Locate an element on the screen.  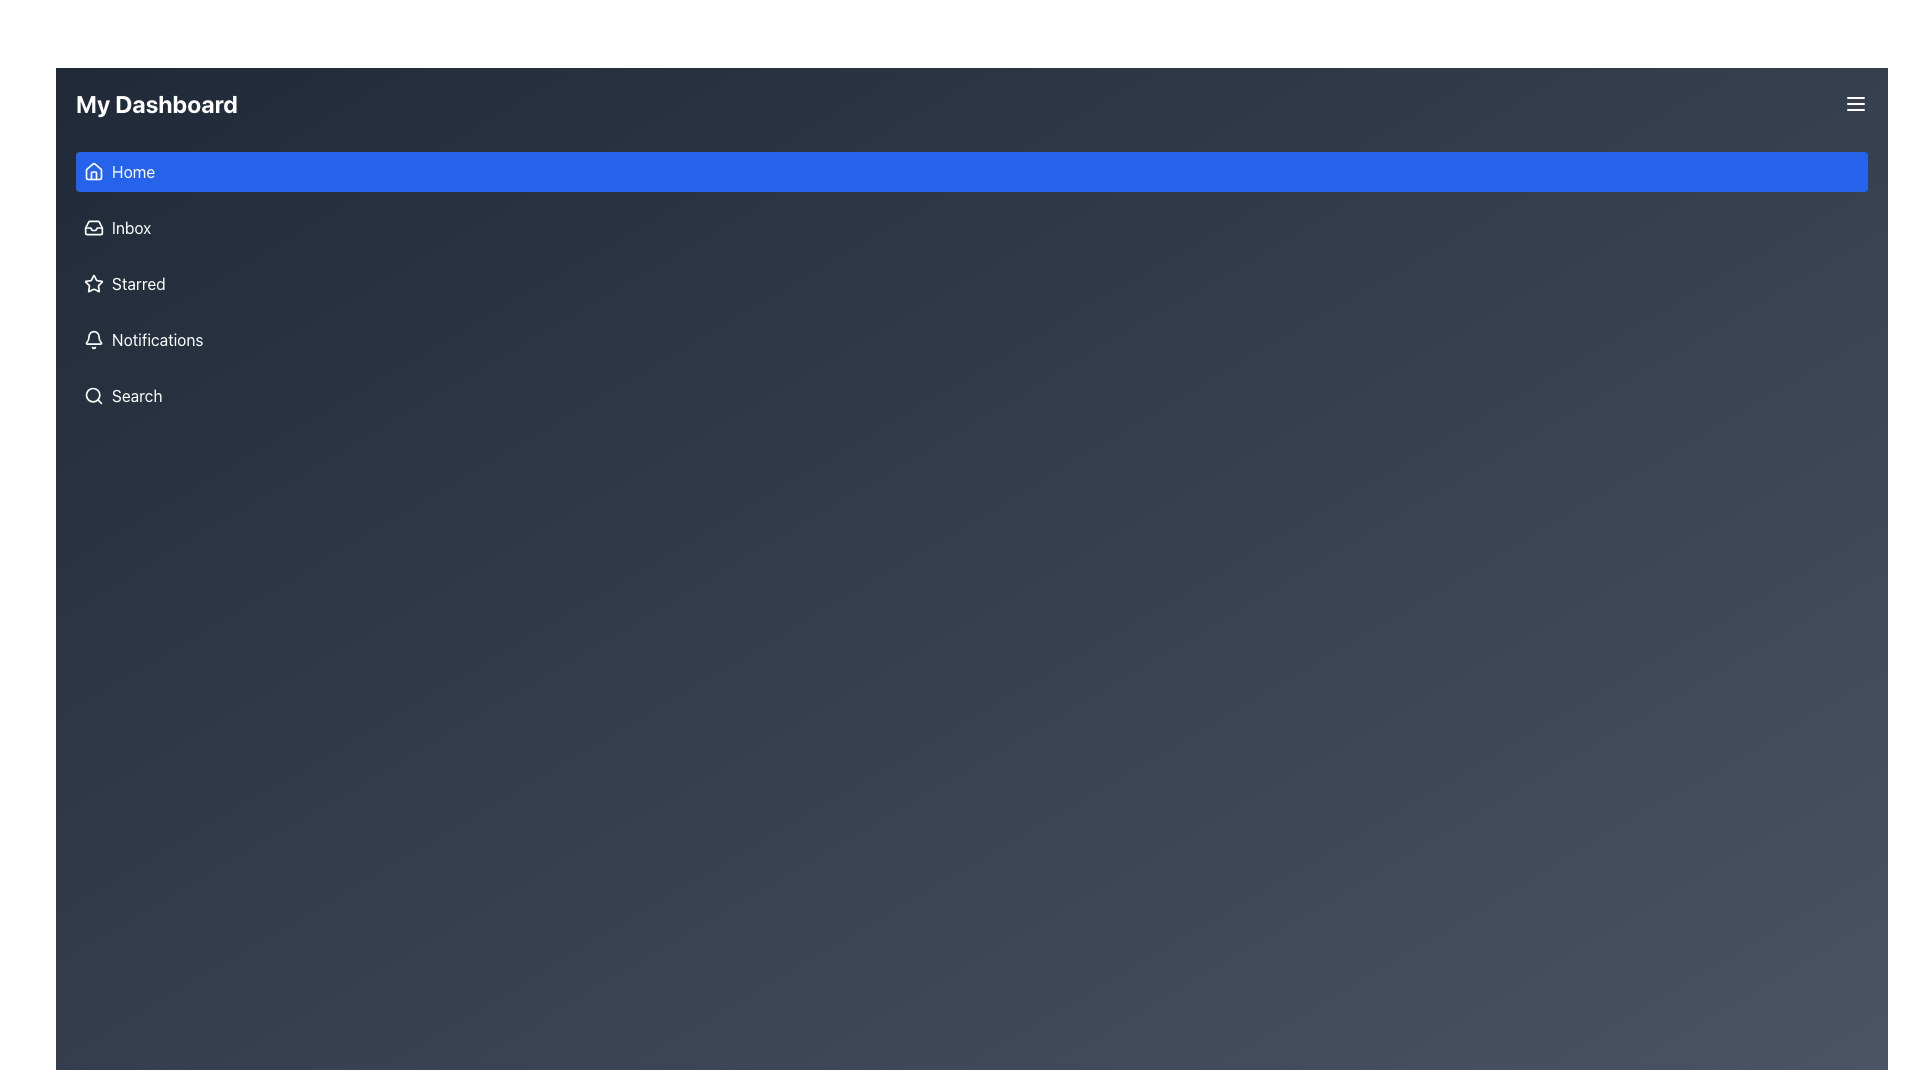
the 'Inbox' icon in the left-side navigation menu, which is characterized by a geometric outline depicting a 3D perspective and styled with line art is located at coordinates (93, 226).